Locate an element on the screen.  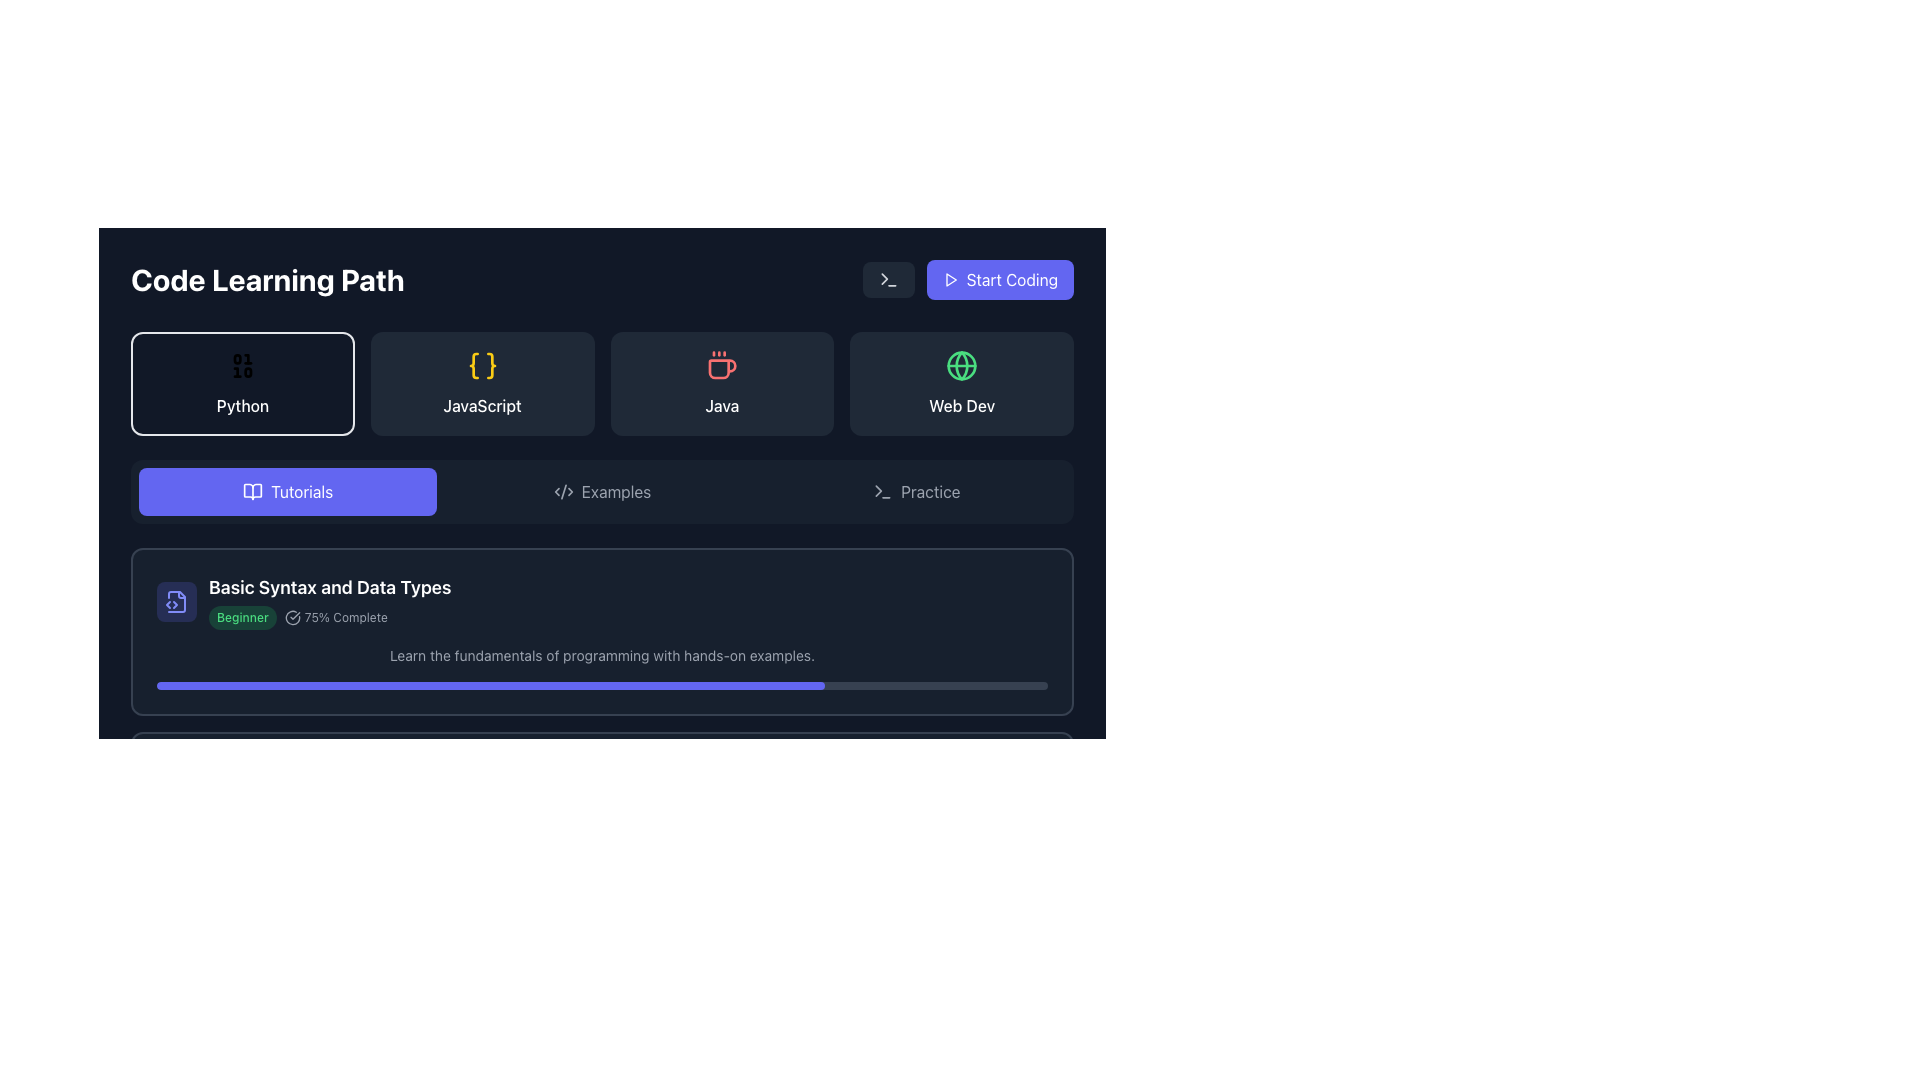
the circular SVG graphics element representing a globe icon with a green outline, located inside the 'Web Dev' button is located at coordinates (962, 366).